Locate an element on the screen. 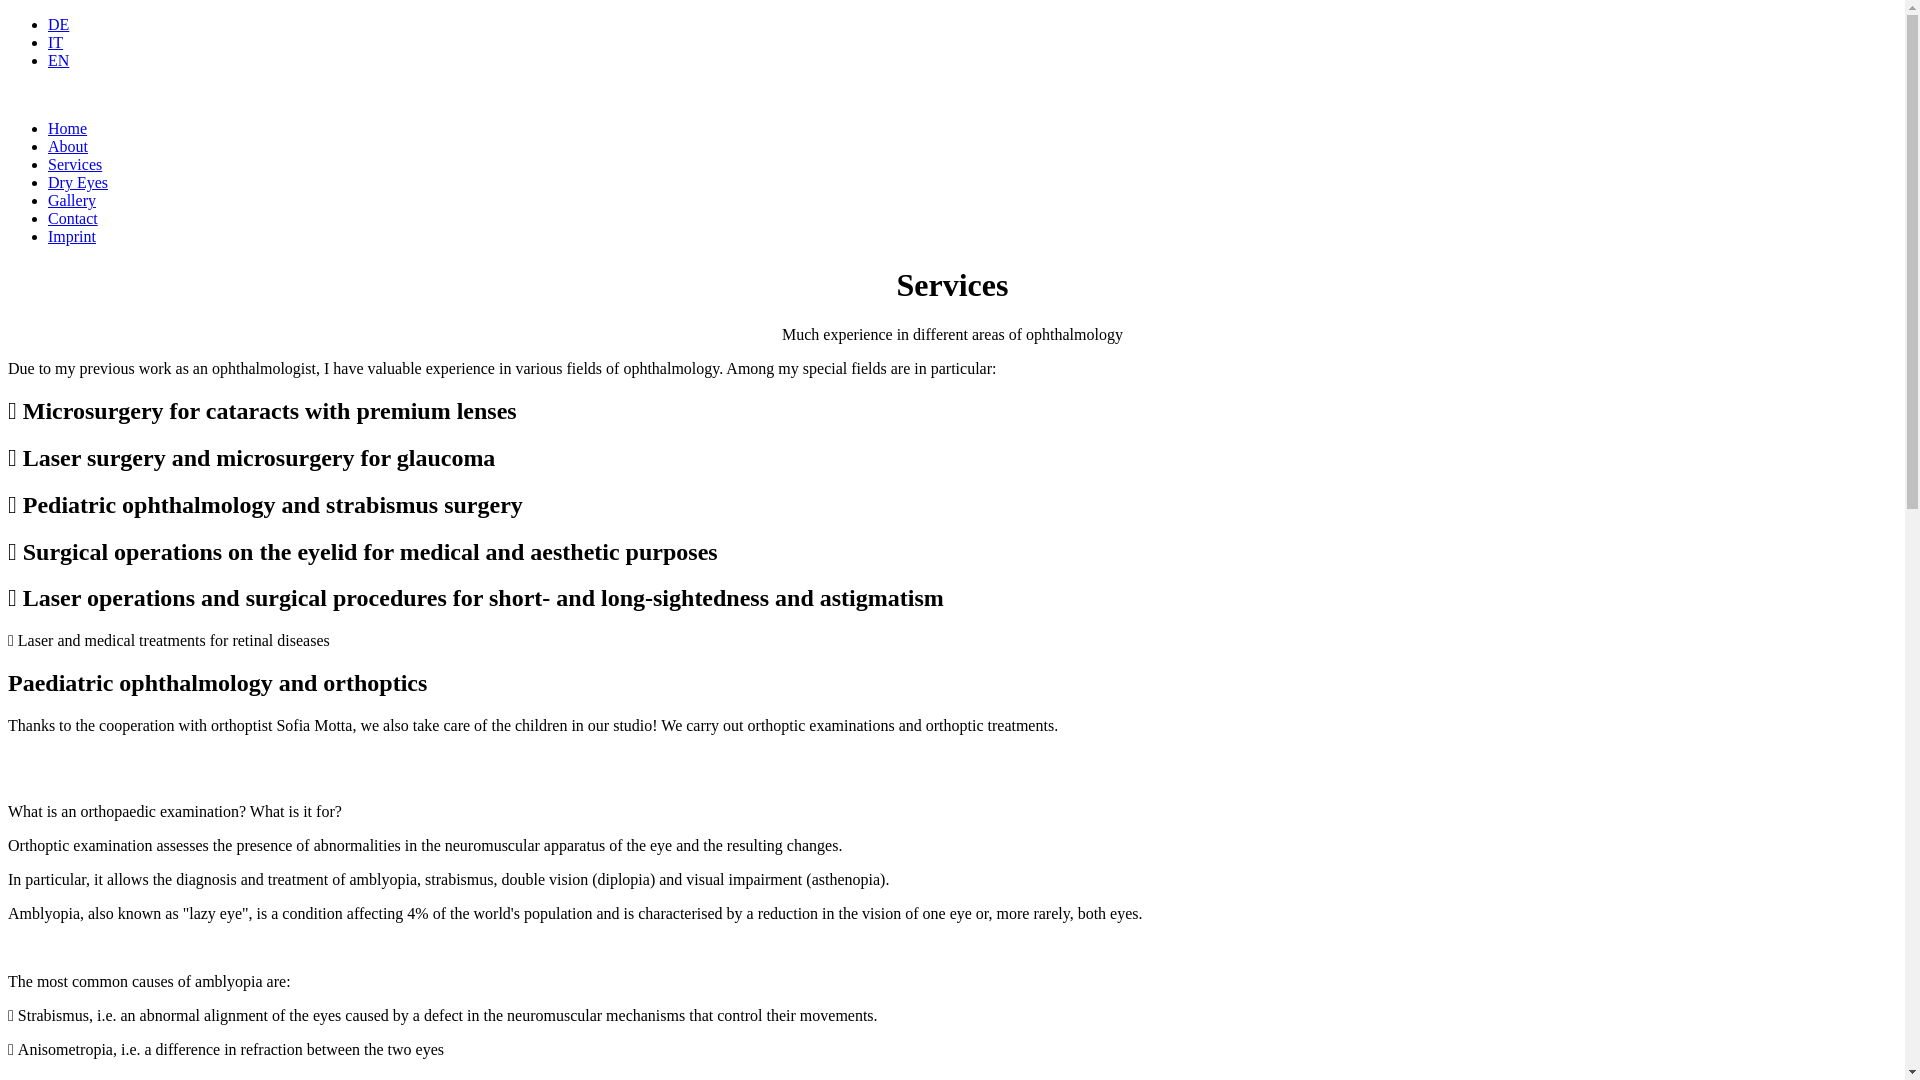 The image size is (1920, 1080). 'About' is located at coordinates (67, 145).